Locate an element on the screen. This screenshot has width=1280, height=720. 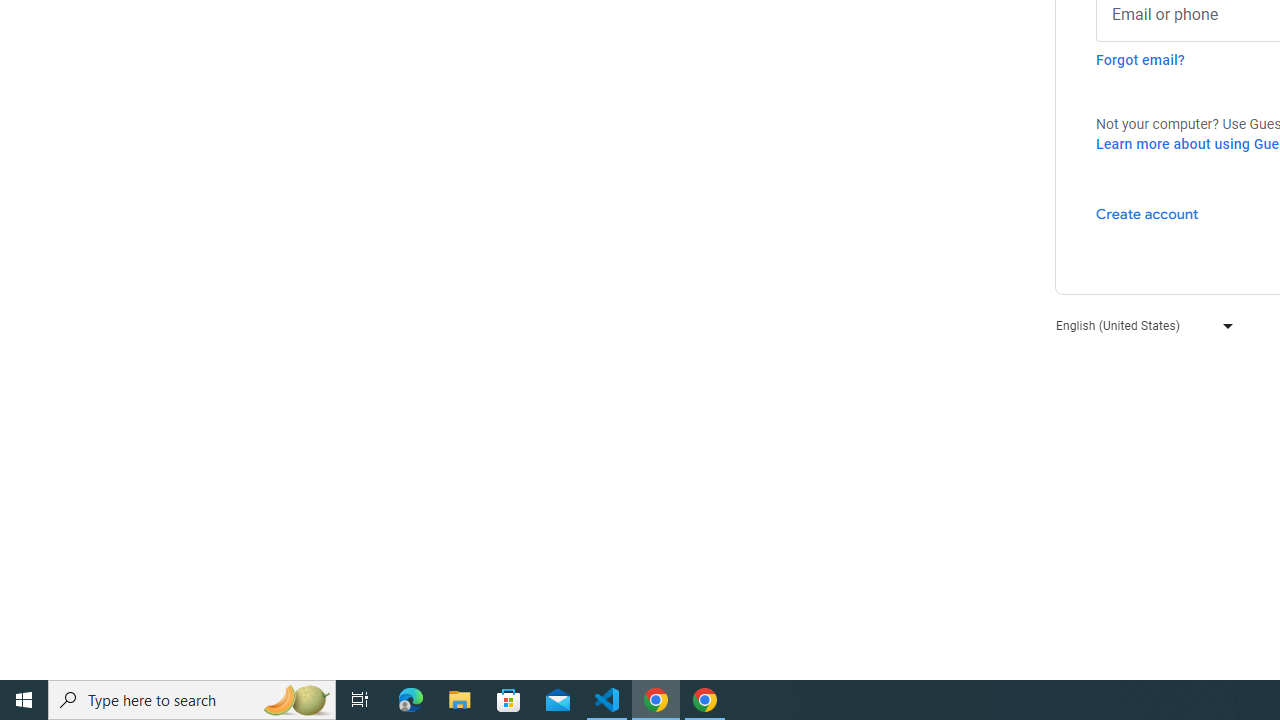
'English (United States)' is located at coordinates (1139, 324).